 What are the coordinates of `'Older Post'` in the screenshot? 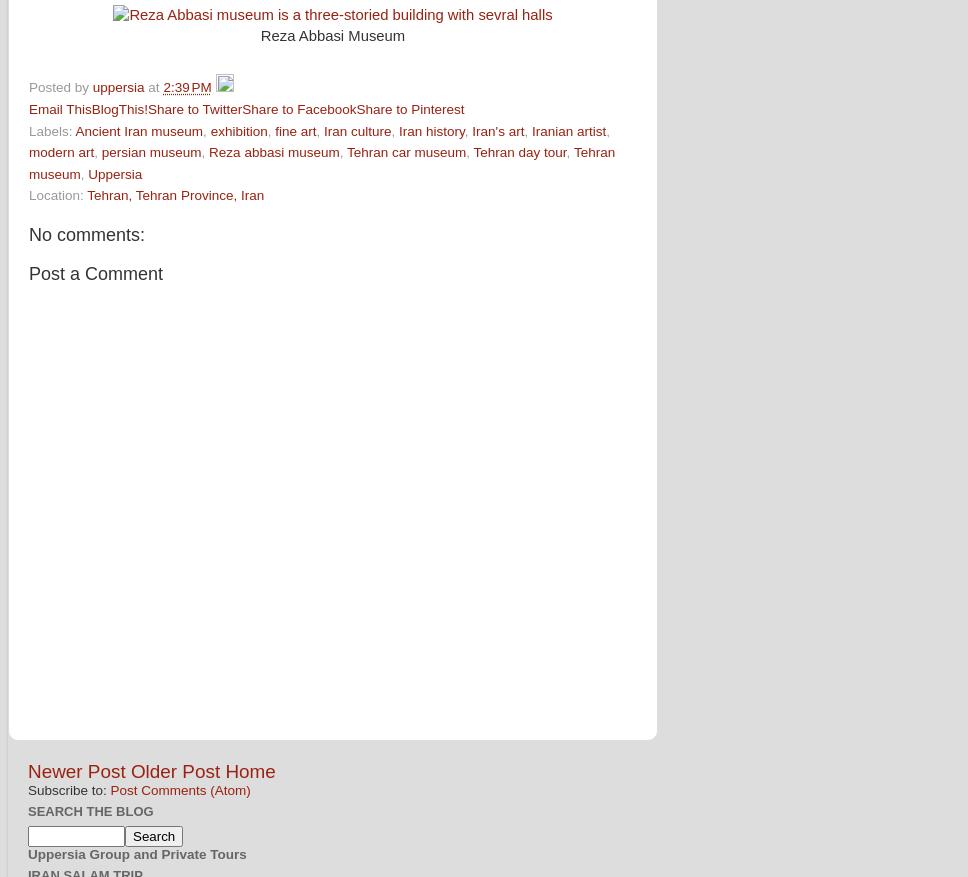 It's located at (175, 770).